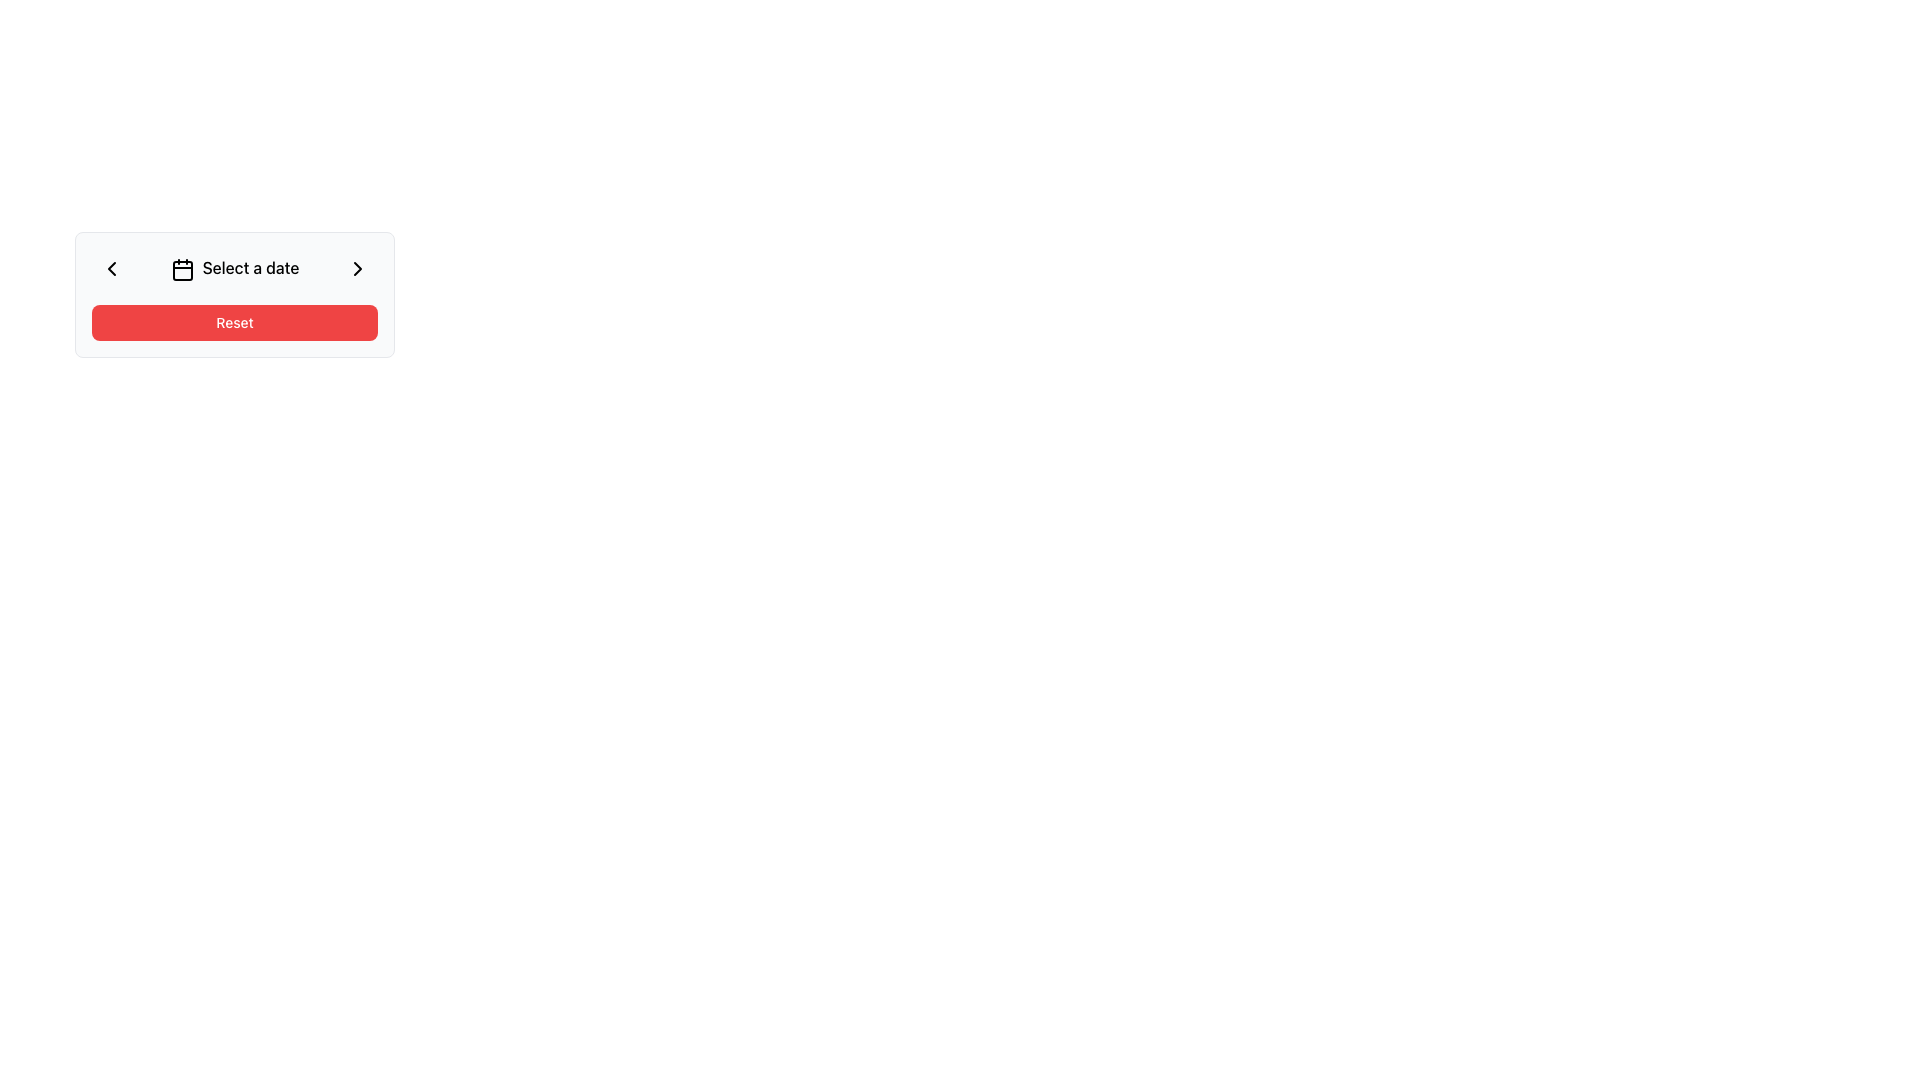  Describe the element at coordinates (110, 268) in the screenshot. I see `the leftmost navigation icon in the date-picker component` at that location.